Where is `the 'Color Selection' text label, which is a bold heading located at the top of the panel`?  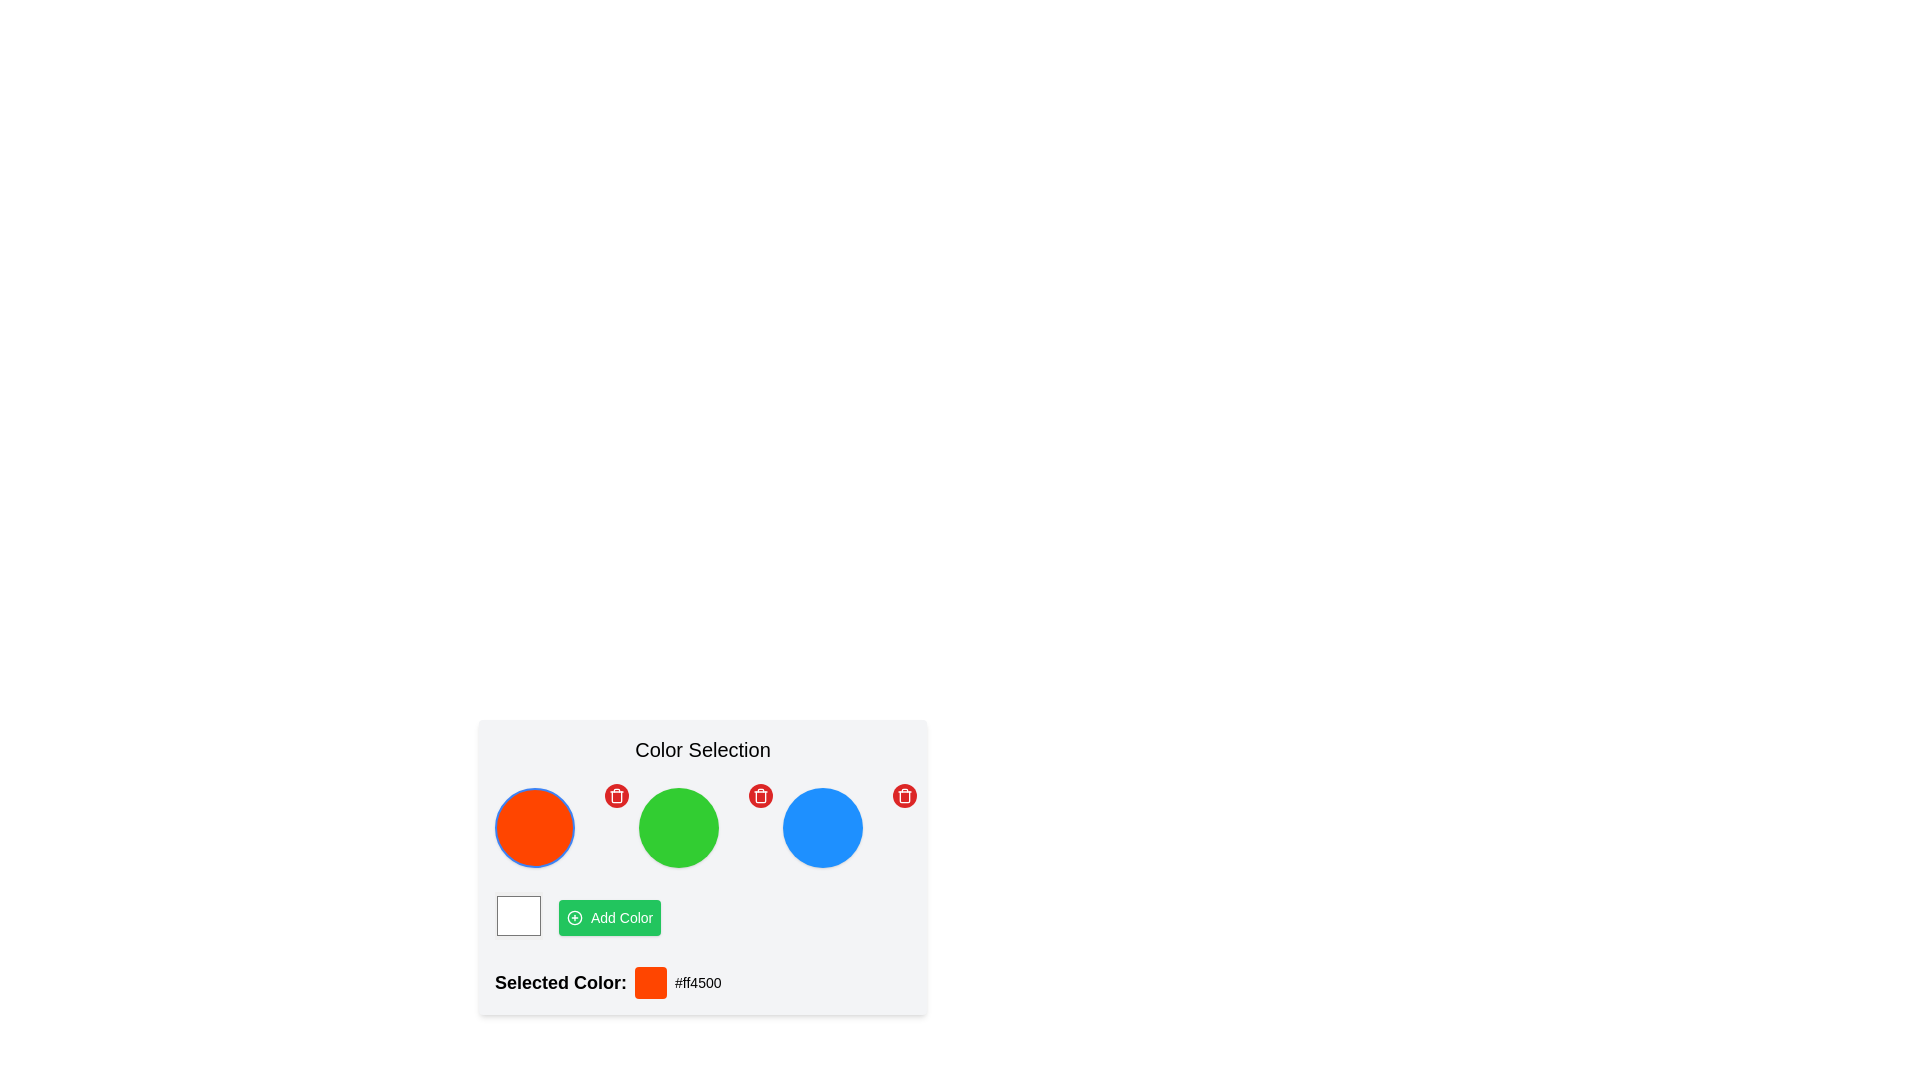
the 'Color Selection' text label, which is a bold heading located at the top of the panel is located at coordinates (702, 749).